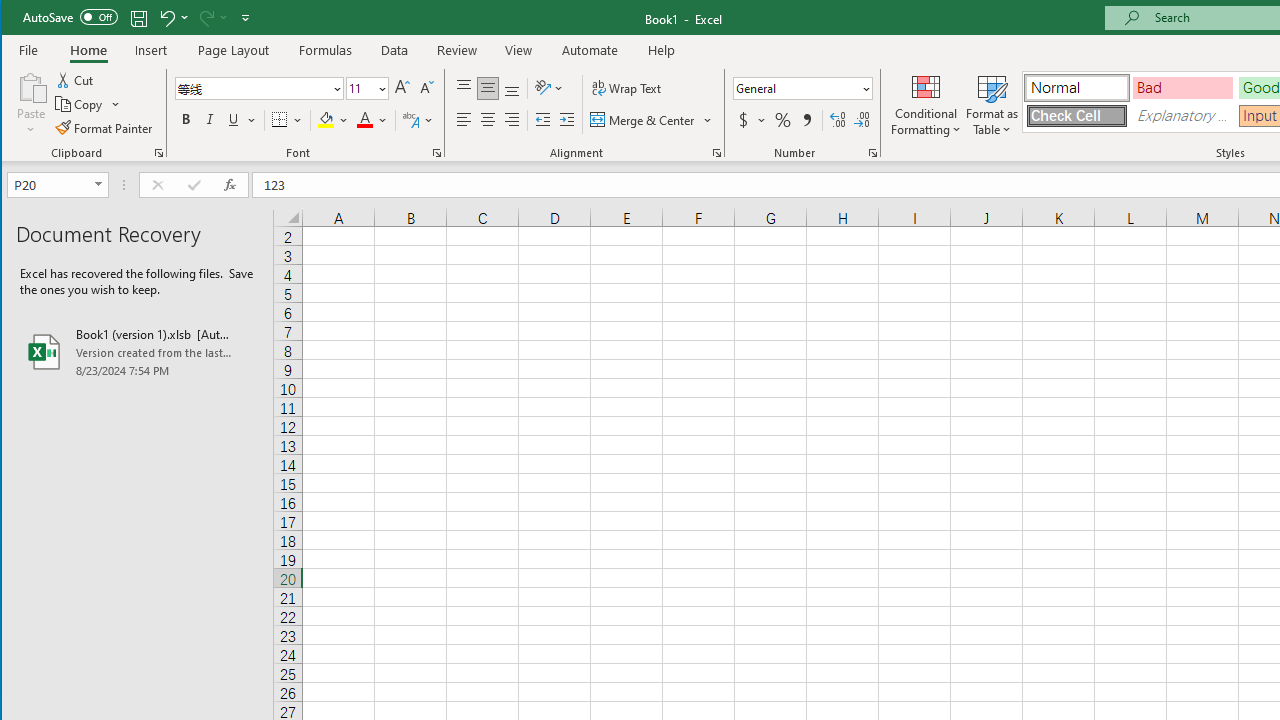 Image resolution: width=1280 pixels, height=720 pixels. What do you see at coordinates (416, 120) in the screenshot?
I see `'Show Phonetic Field'` at bounding box center [416, 120].